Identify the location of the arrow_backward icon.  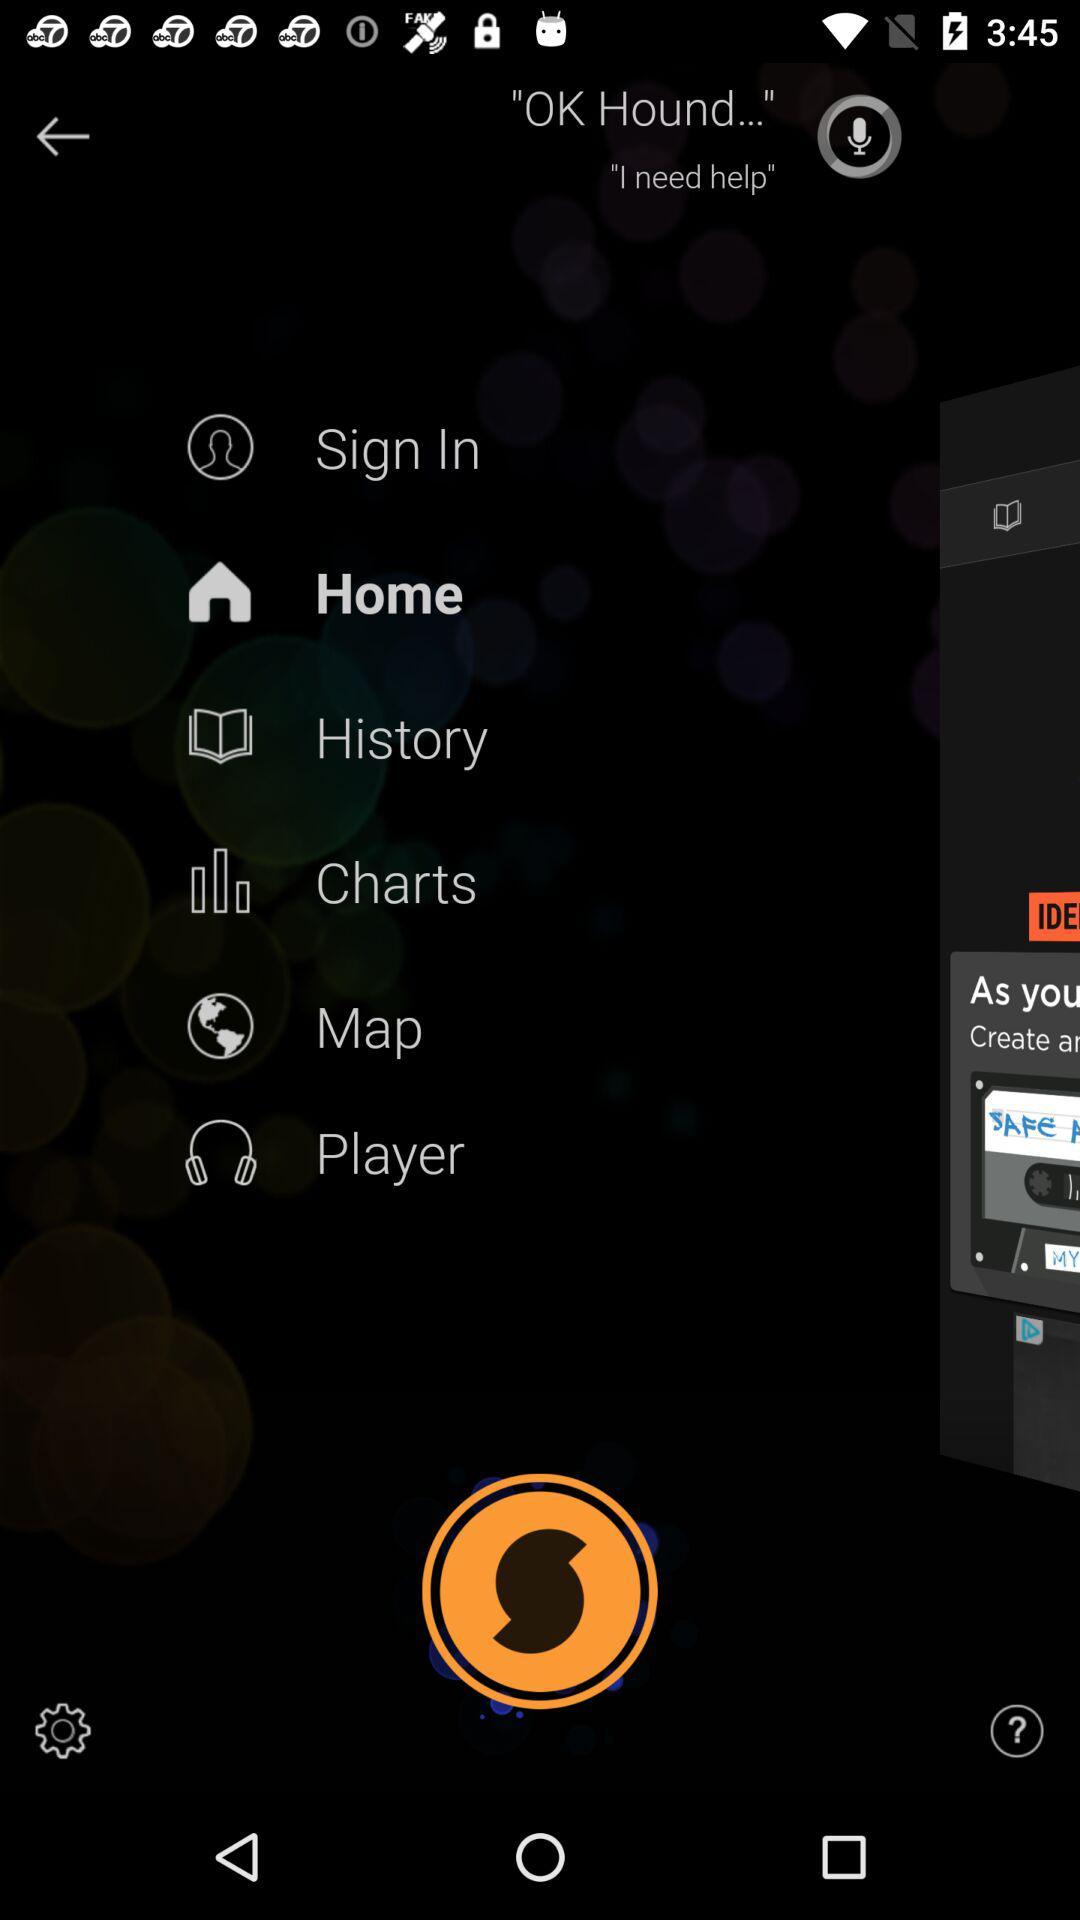
(61, 135).